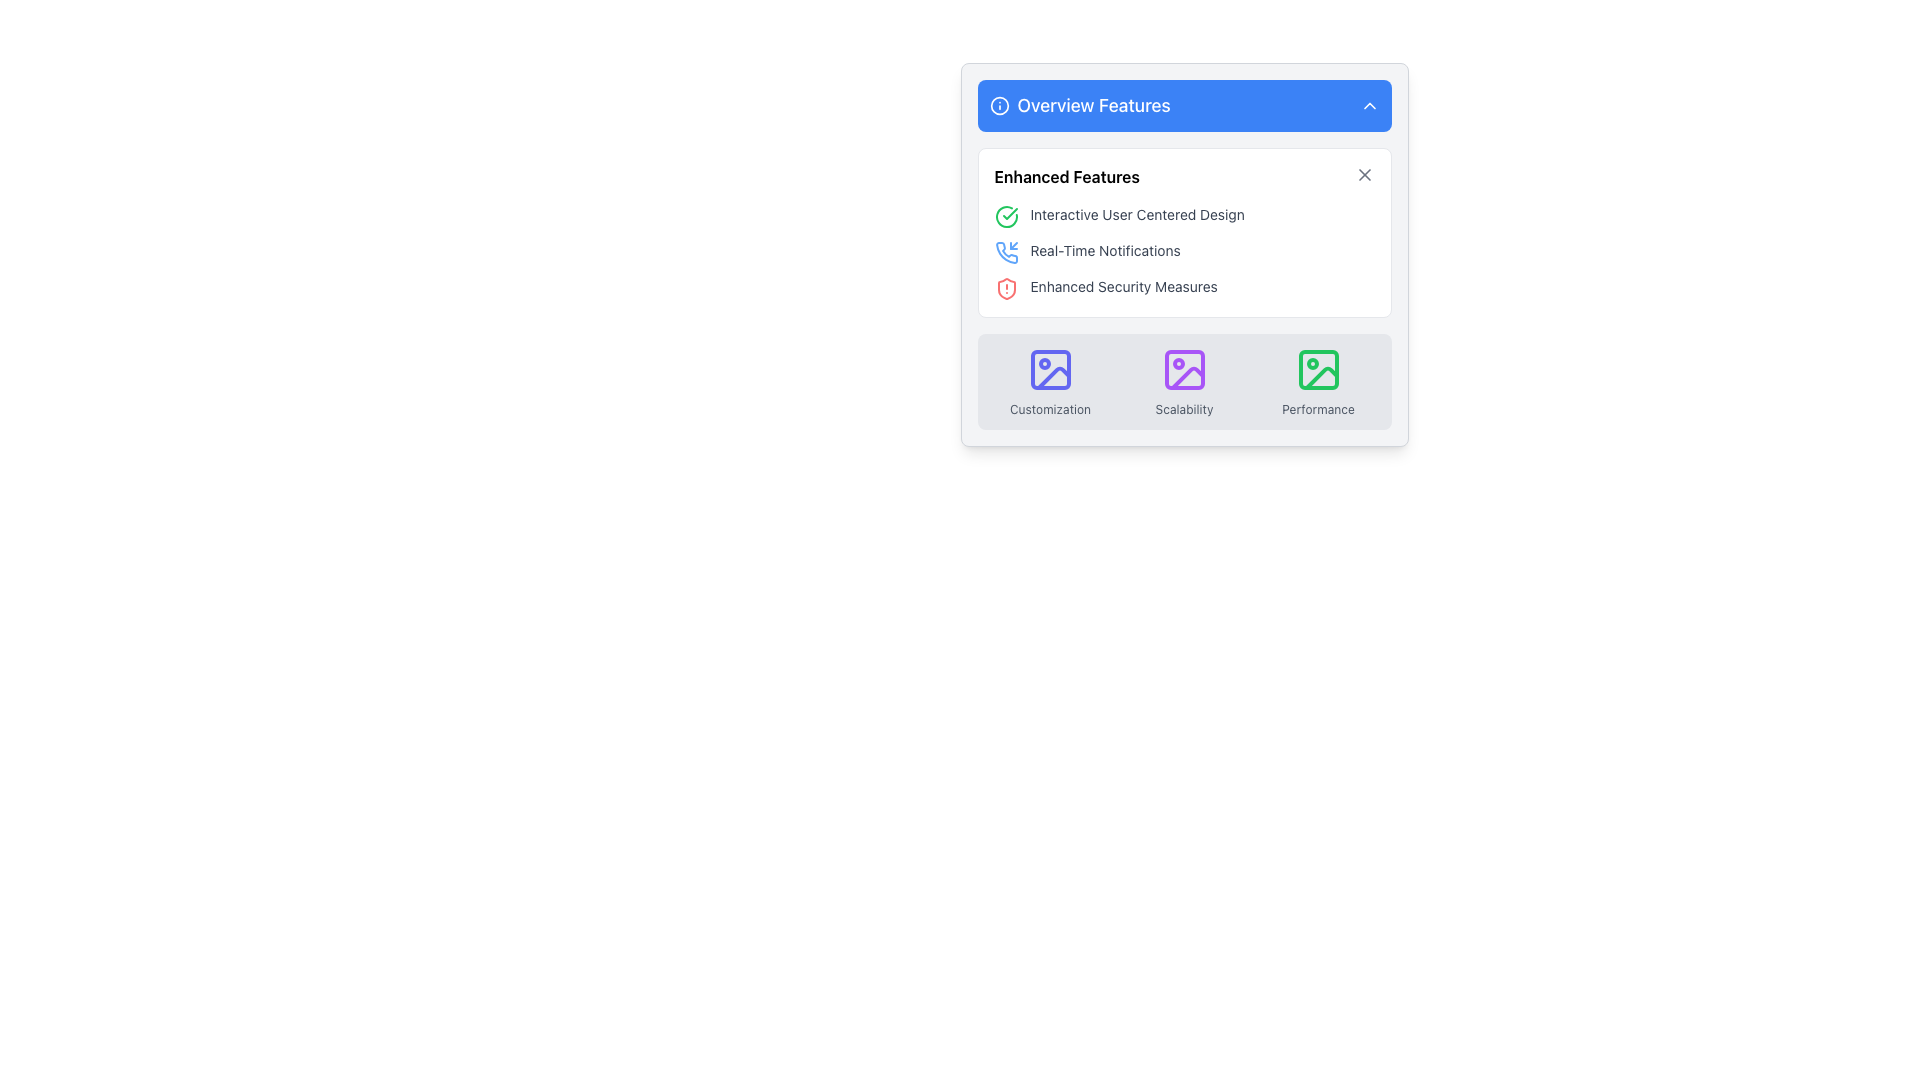 The image size is (1920, 1080). I want to click on the 'Real-Time Notifications' list item, so click(1184, 252).